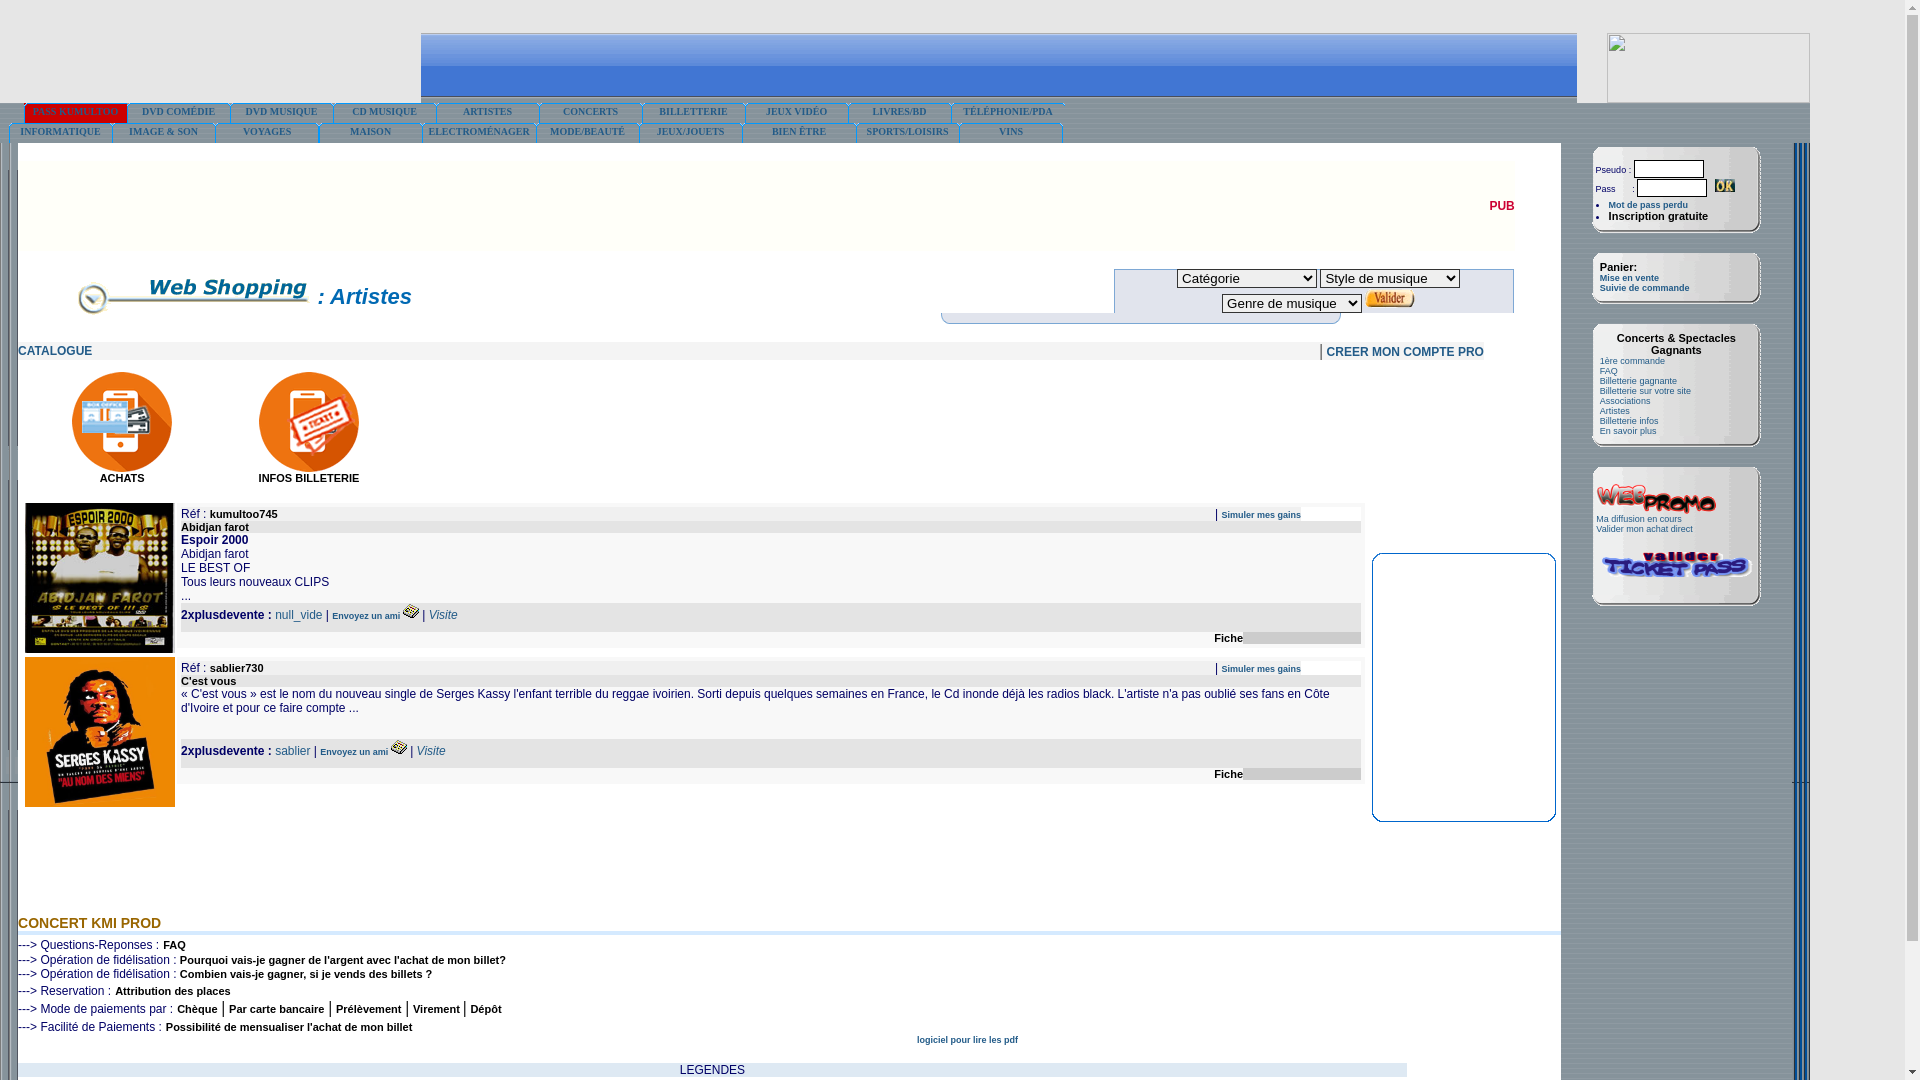 The image size is (1920, 1080). I want to click on 'En savoir plus', so click(1628, 430).